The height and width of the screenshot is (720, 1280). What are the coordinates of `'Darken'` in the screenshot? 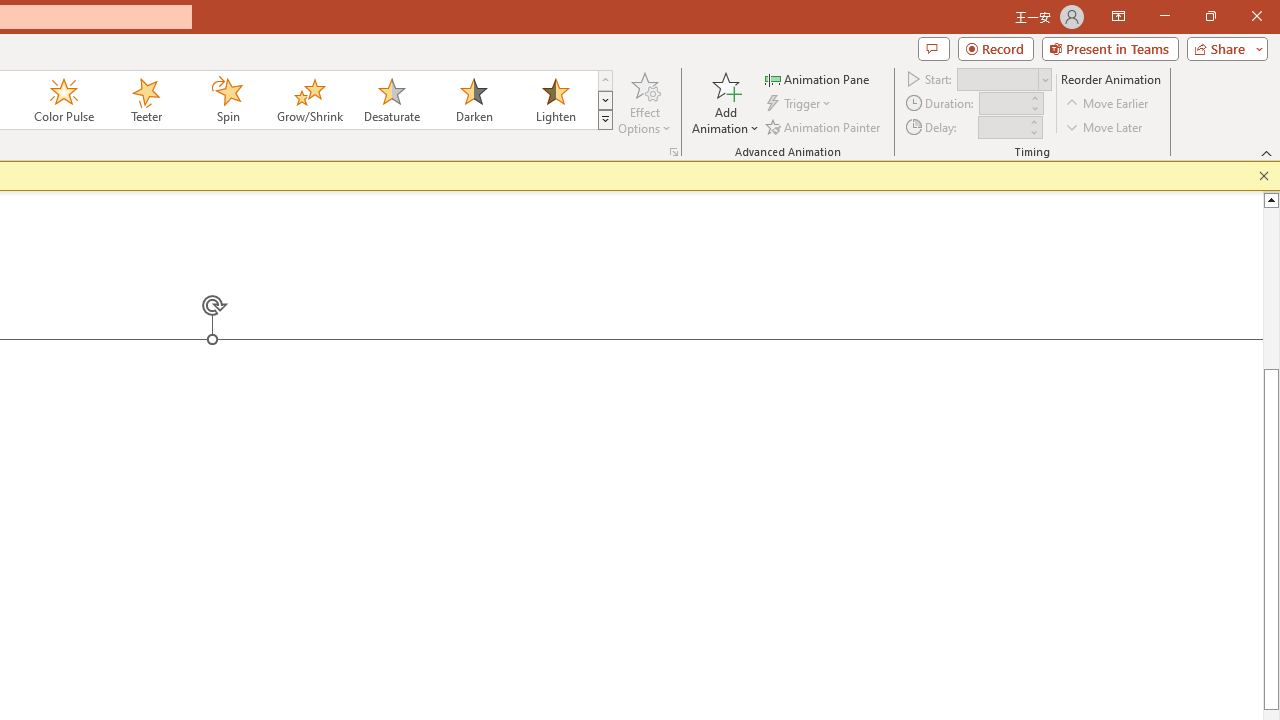 It's located at (472, 100).